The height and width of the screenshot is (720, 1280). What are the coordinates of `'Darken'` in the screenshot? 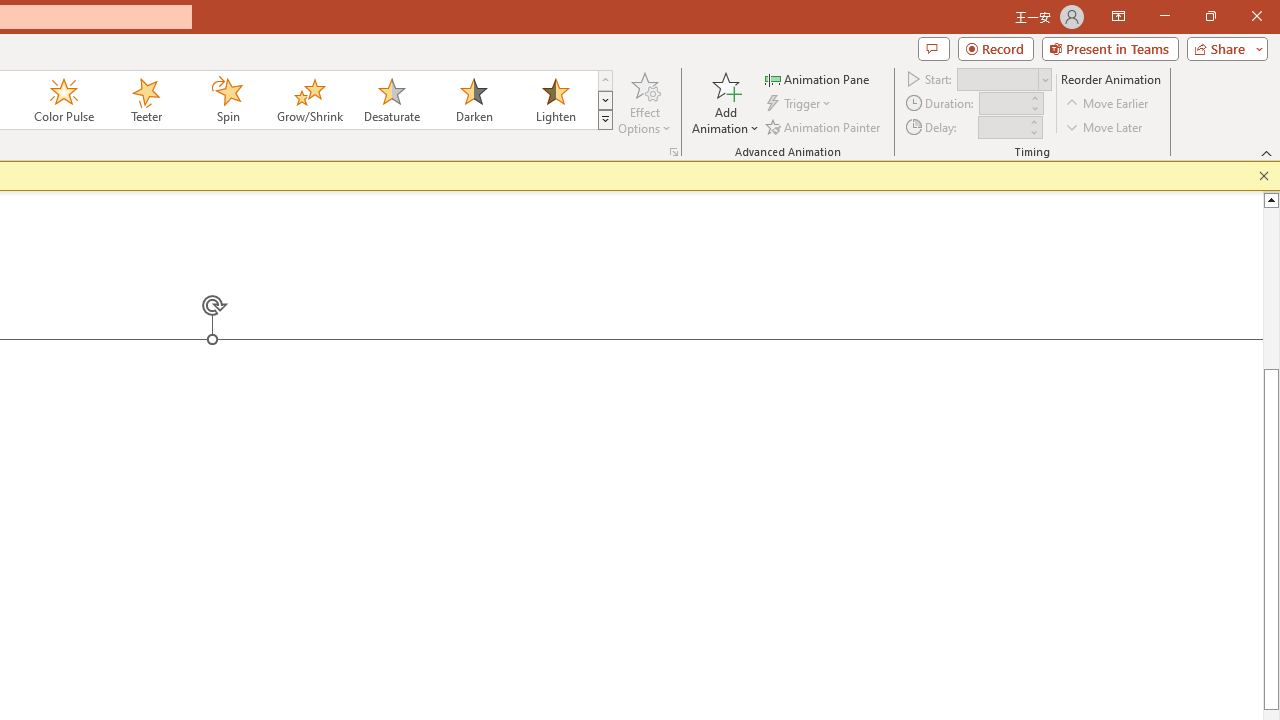 It's located at (472, 100).